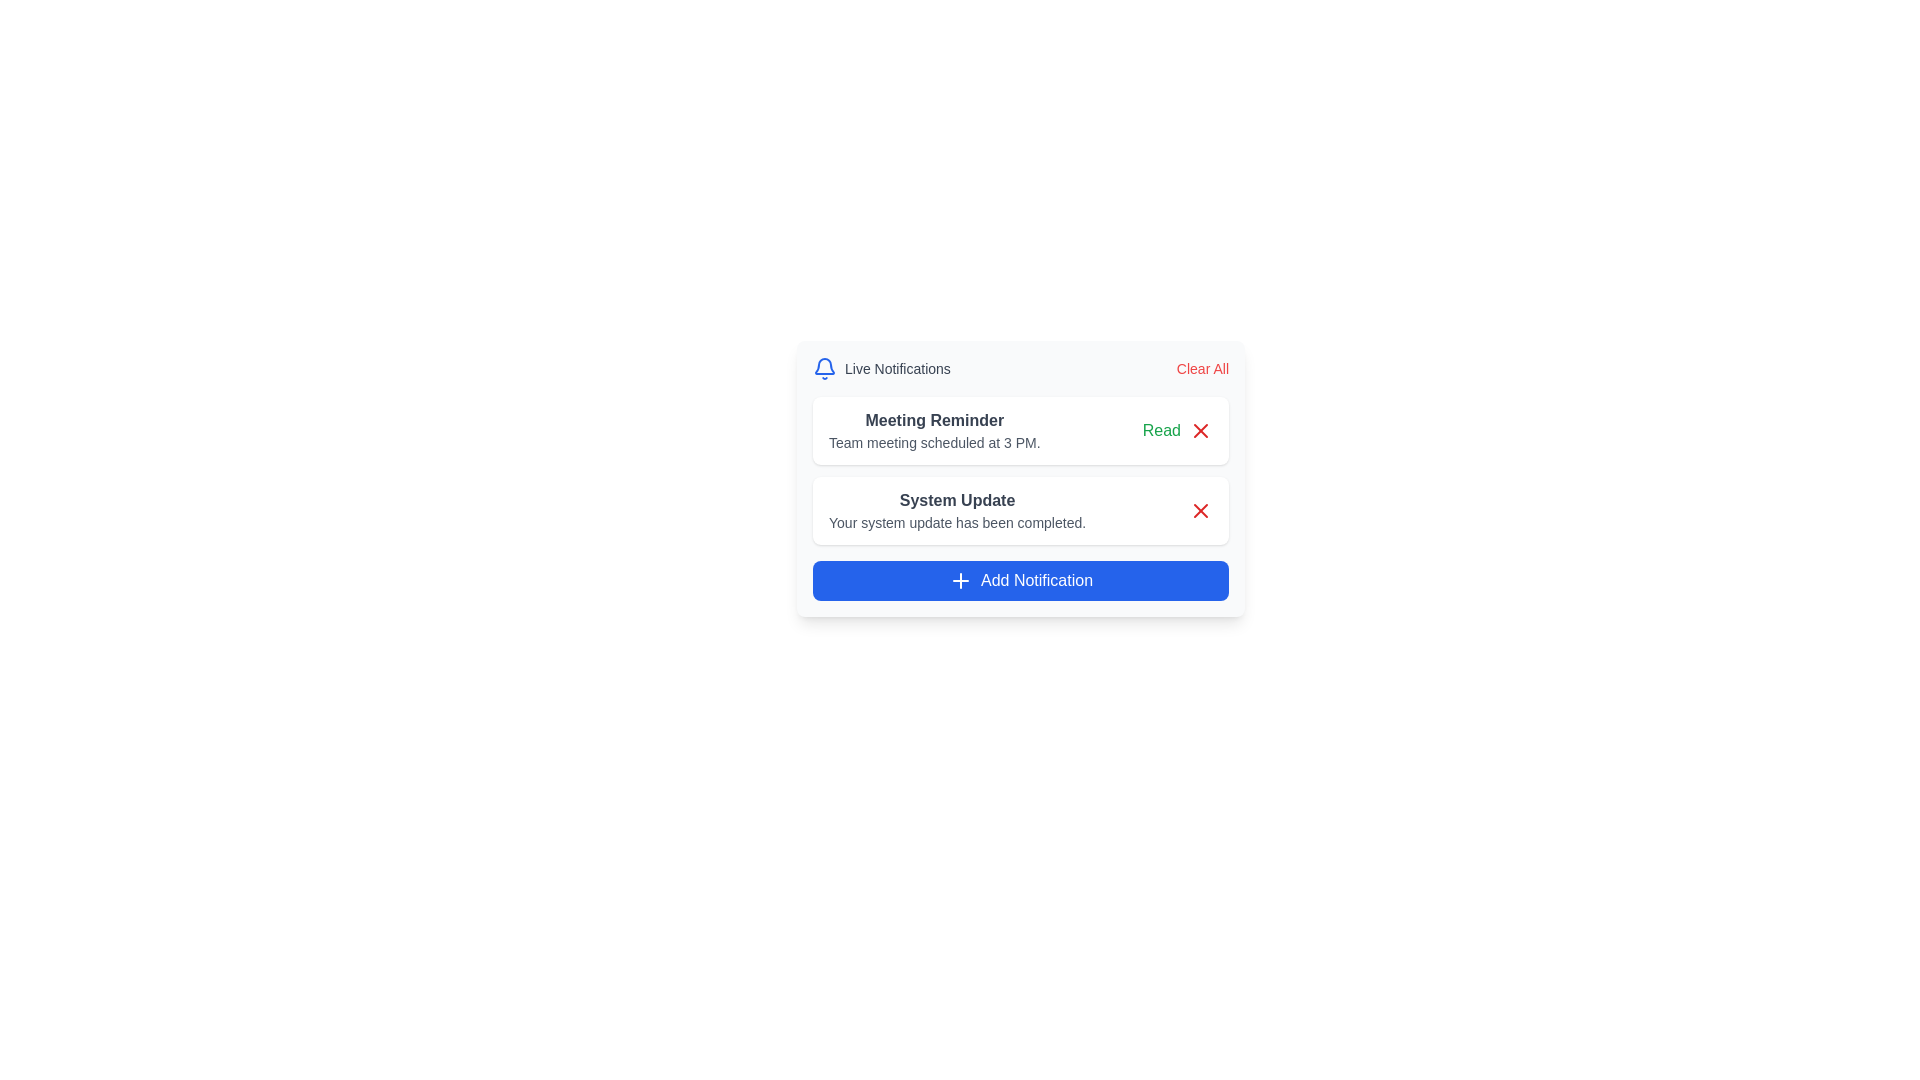 The height and width of the screenshot is (1080, 1920). Describe the element at coordinates (825, 369) in the screenshot. I see `the blue bell icon representing notifications located to the left of the 'Live Notifications' text in the upper-left corner of the main notification section` at that location.